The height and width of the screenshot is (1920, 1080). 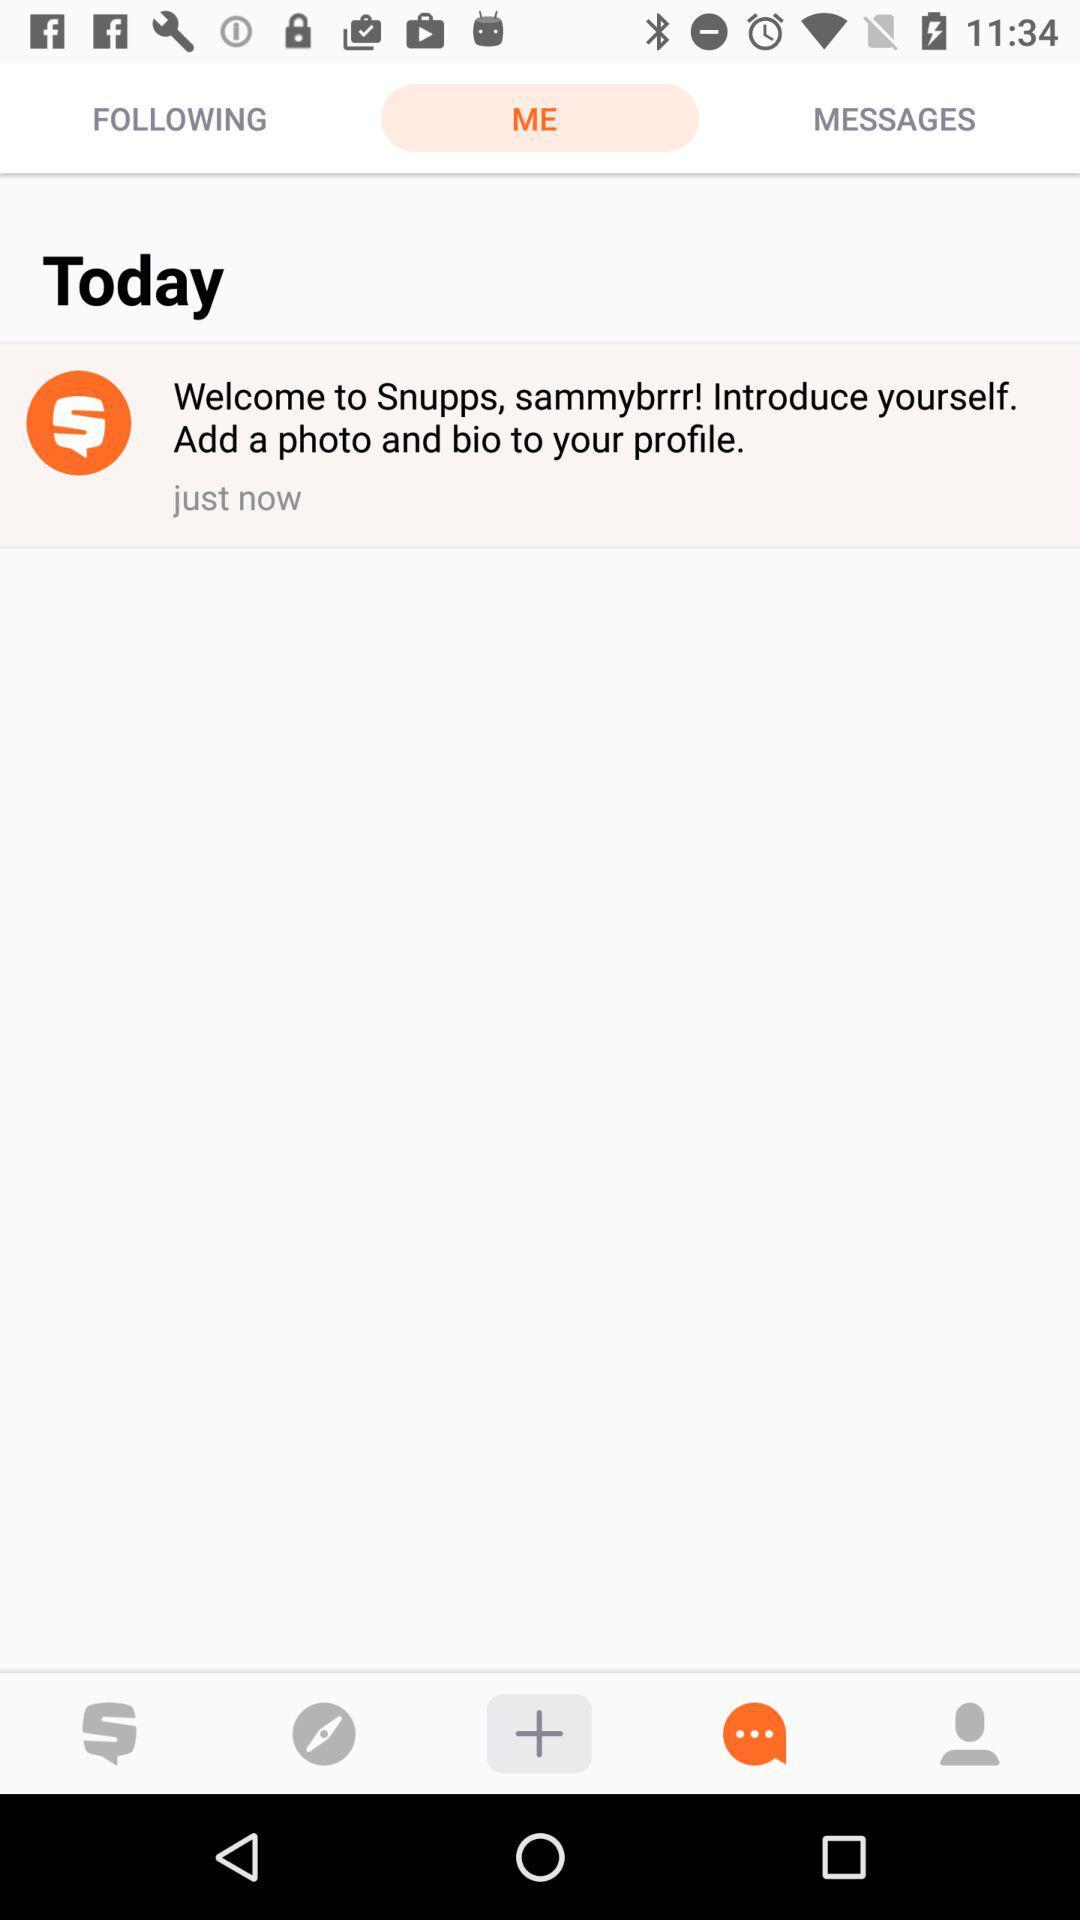 What do you see at coordinates (538, 1732) in the screenshot?
I see `add button` at bounding box center [538, 1732].